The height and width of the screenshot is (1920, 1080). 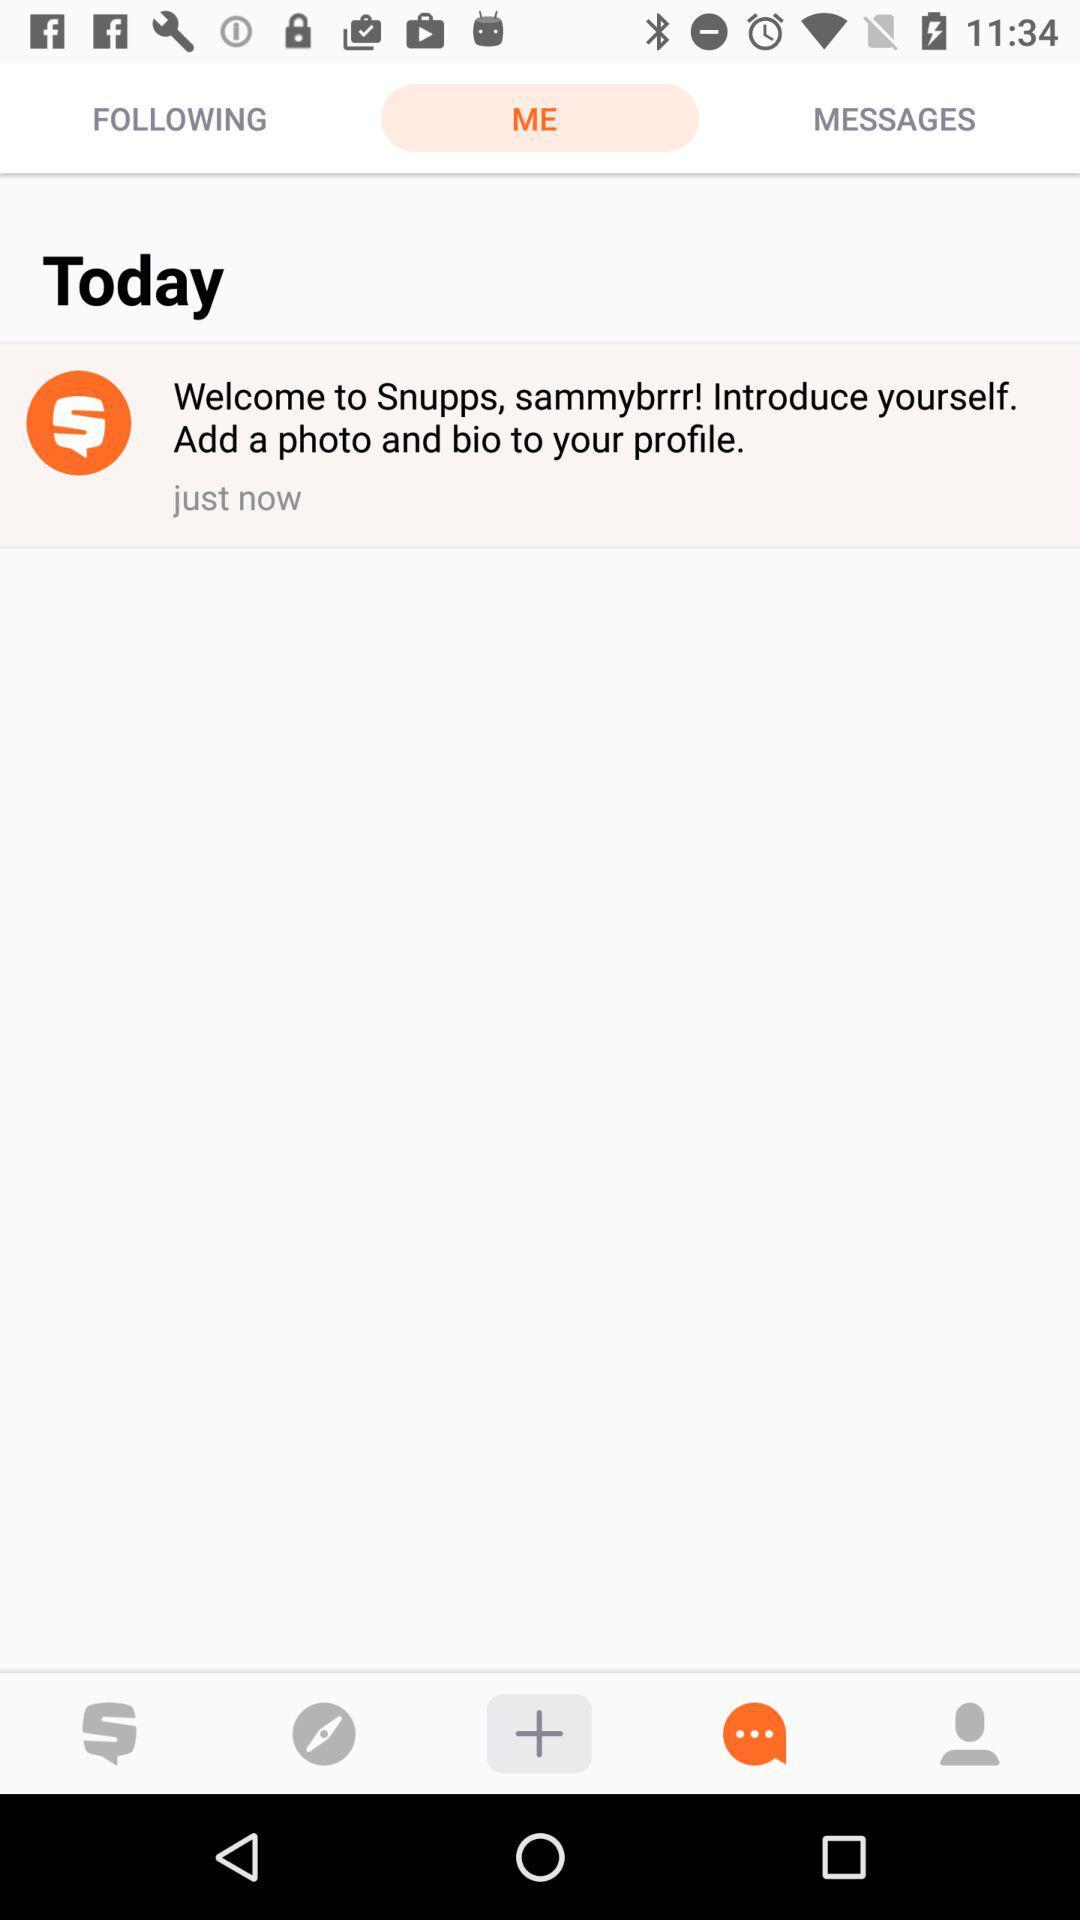 What do you see at coordinates (538, 1732) in the screenshot?
I see `add button` at bounding box center [538, 1732].